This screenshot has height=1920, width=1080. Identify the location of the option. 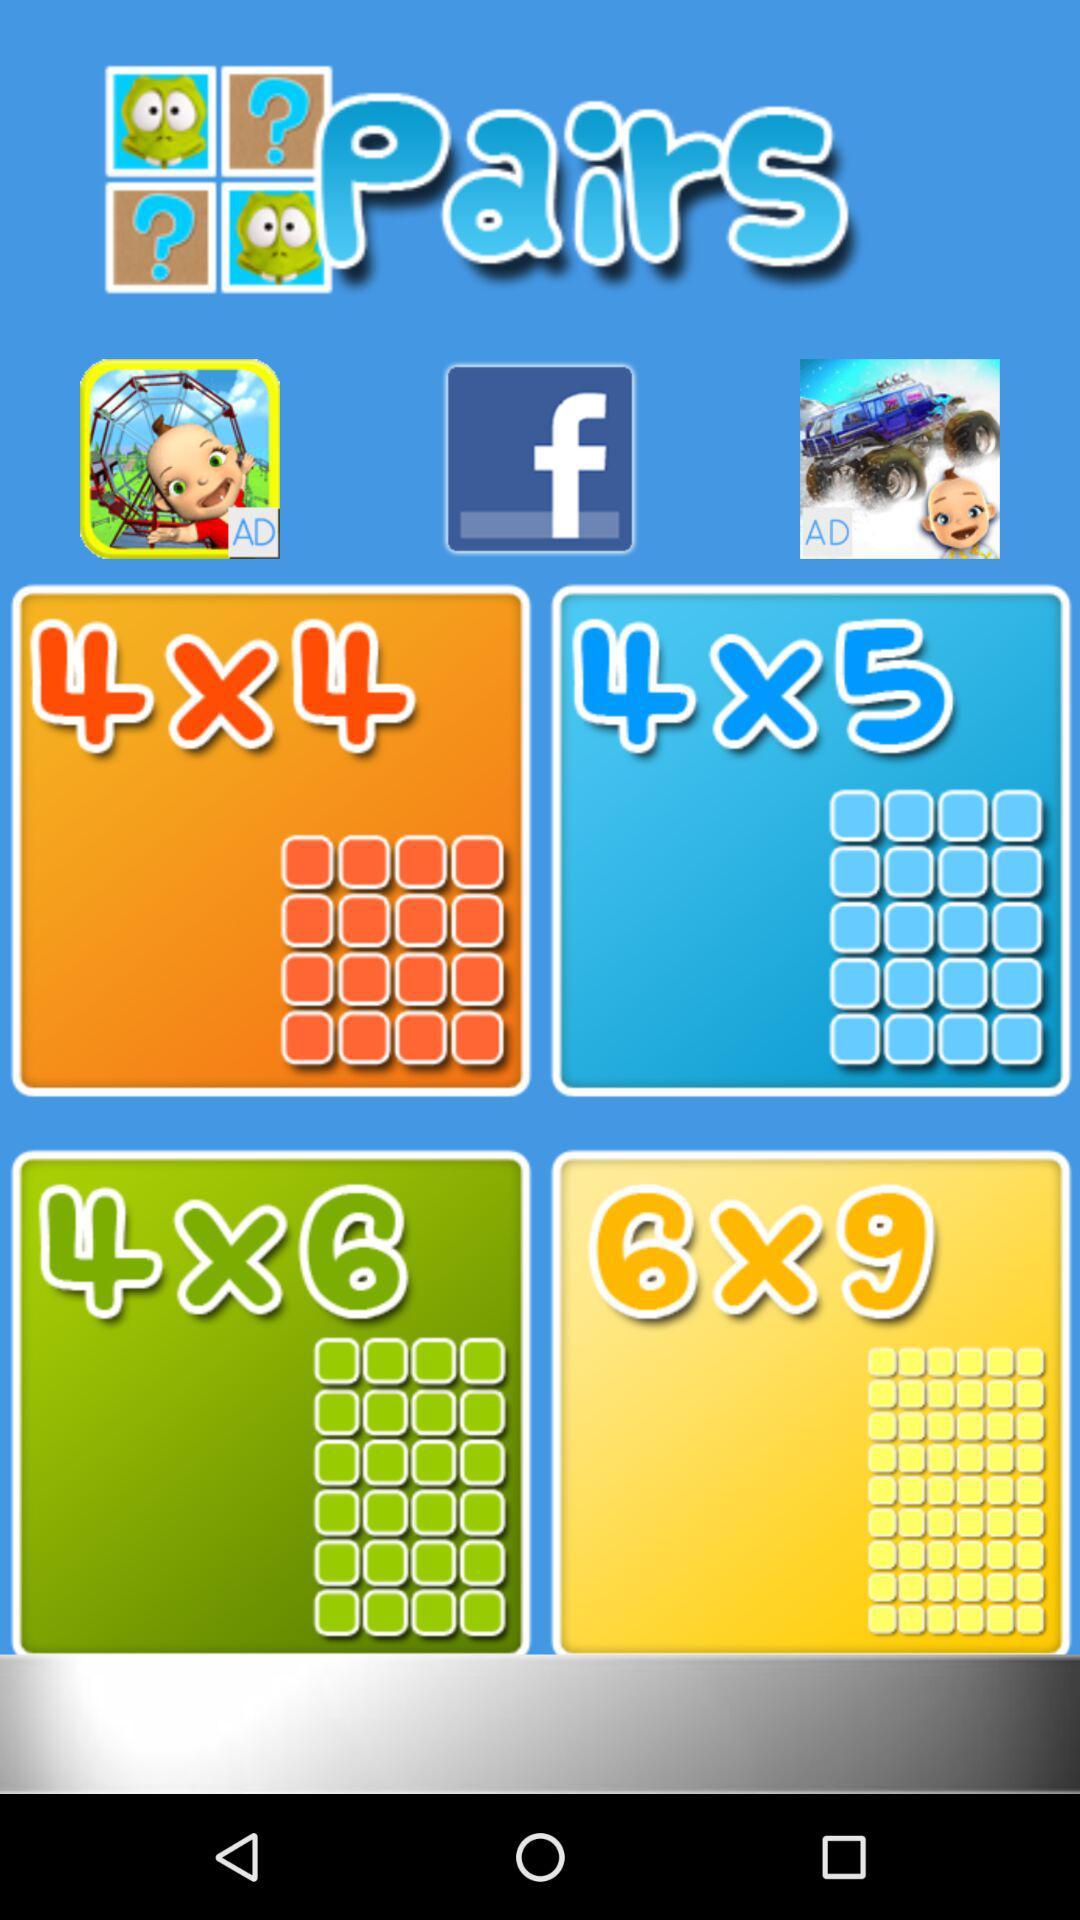
(810, 1405).